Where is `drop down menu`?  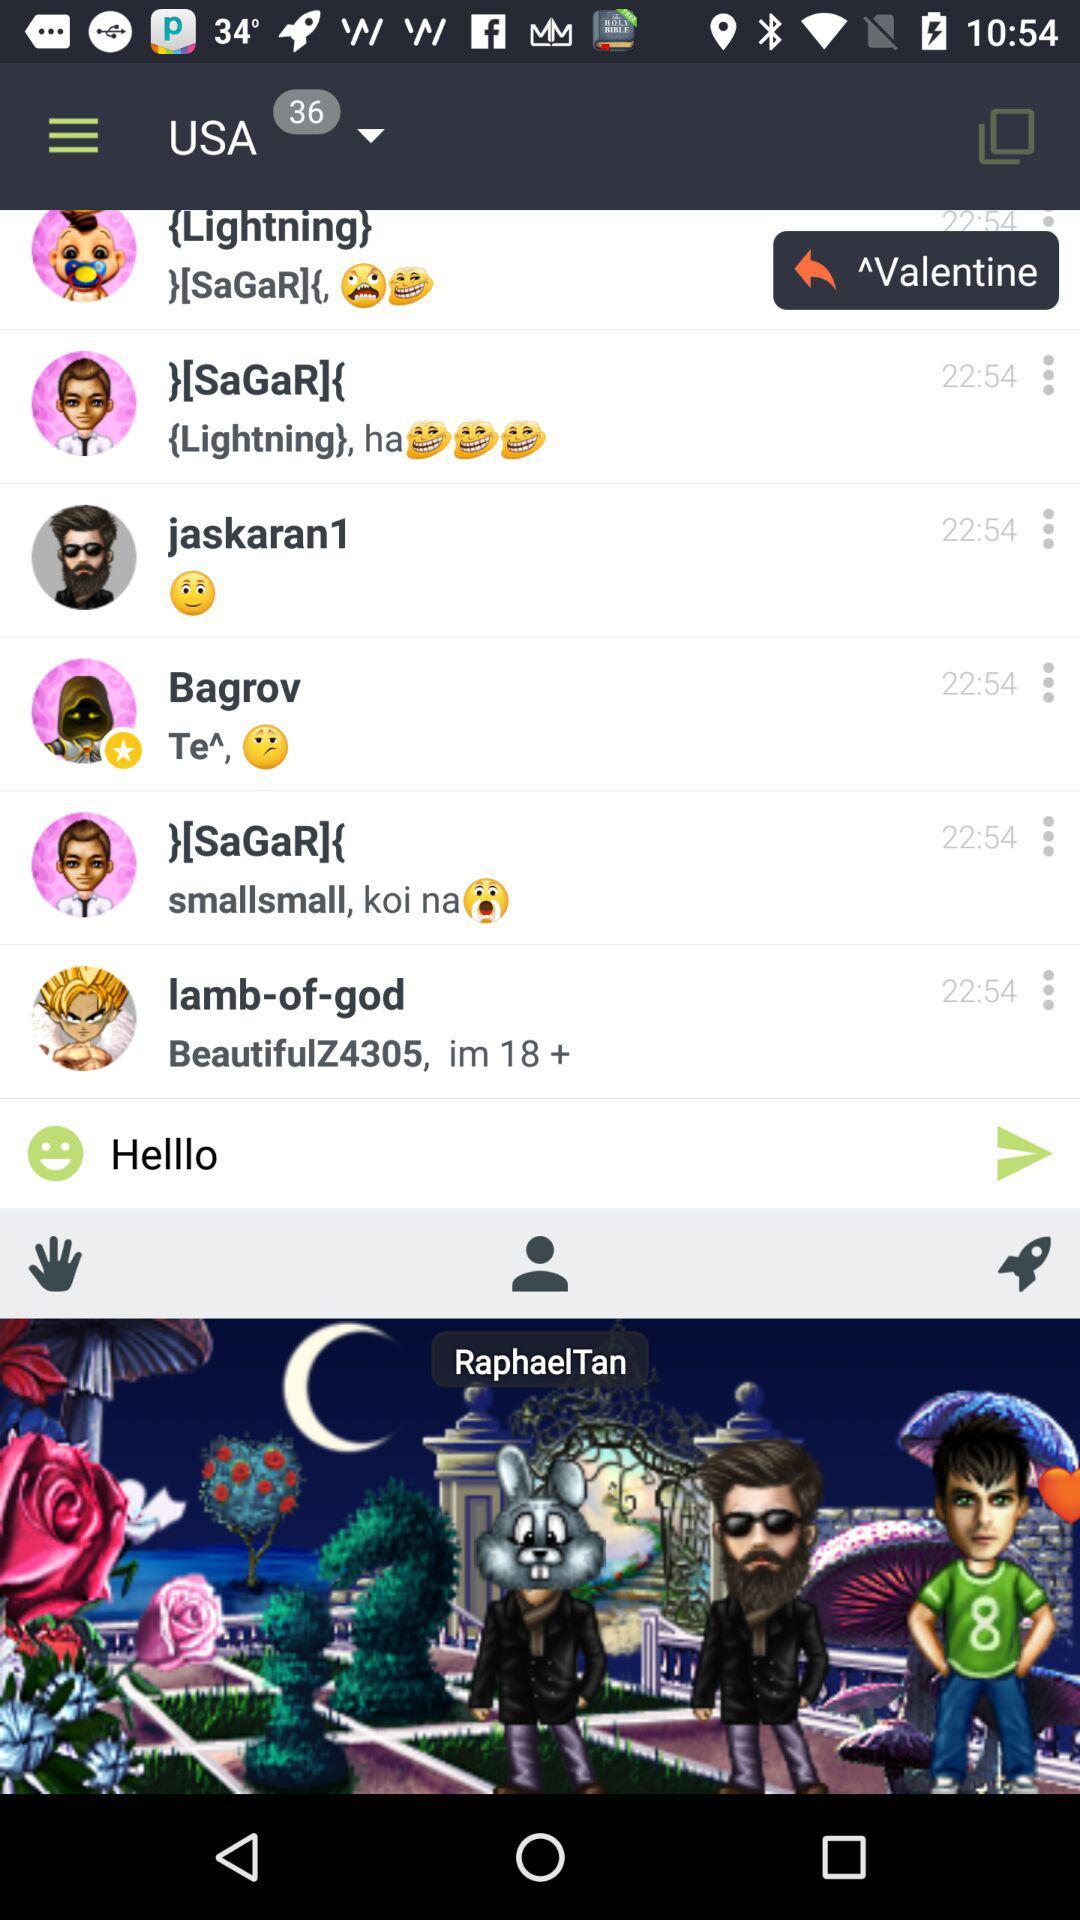
drop down menu is located at coordinates (1047, 682).